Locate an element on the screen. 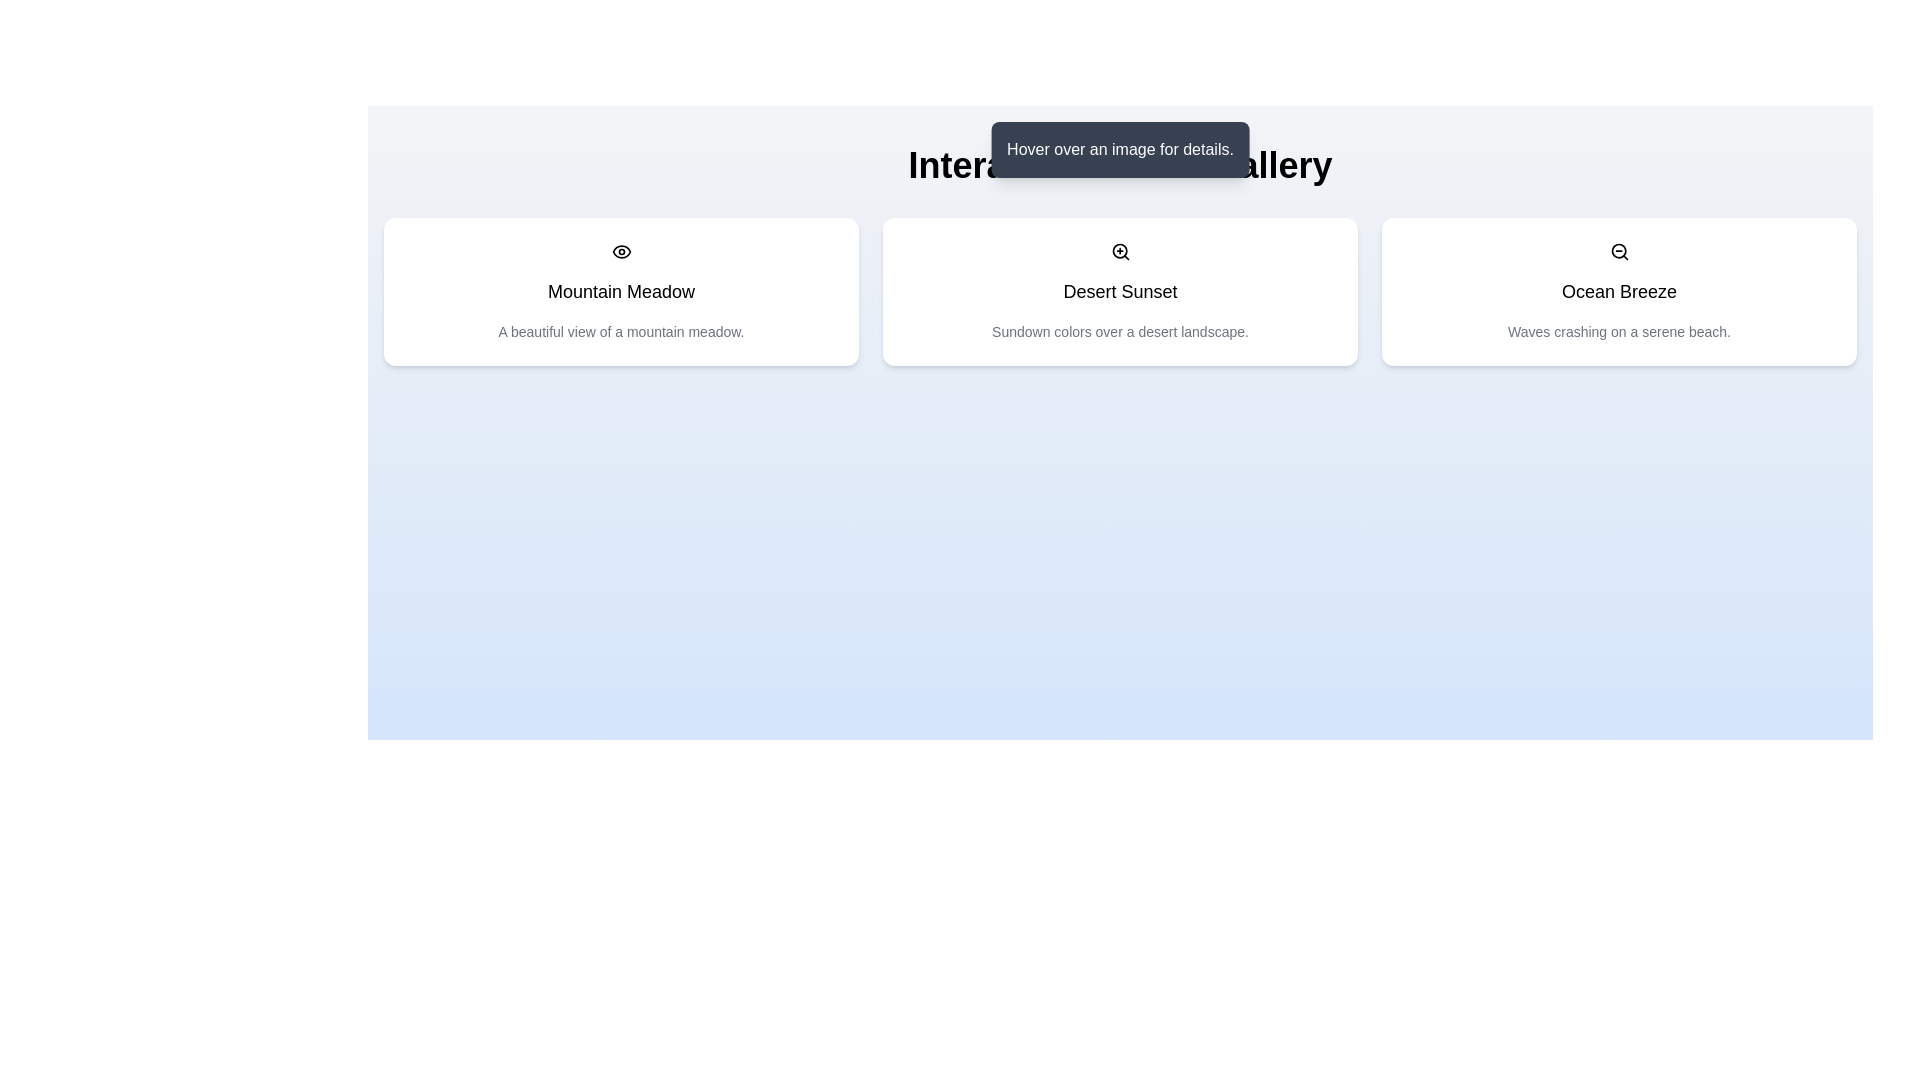 This screenshot has height=1080, width=1920. the 'Desert Sunset' card element, which is the second card in the gallery layout is located at coordinates (1120, 292).